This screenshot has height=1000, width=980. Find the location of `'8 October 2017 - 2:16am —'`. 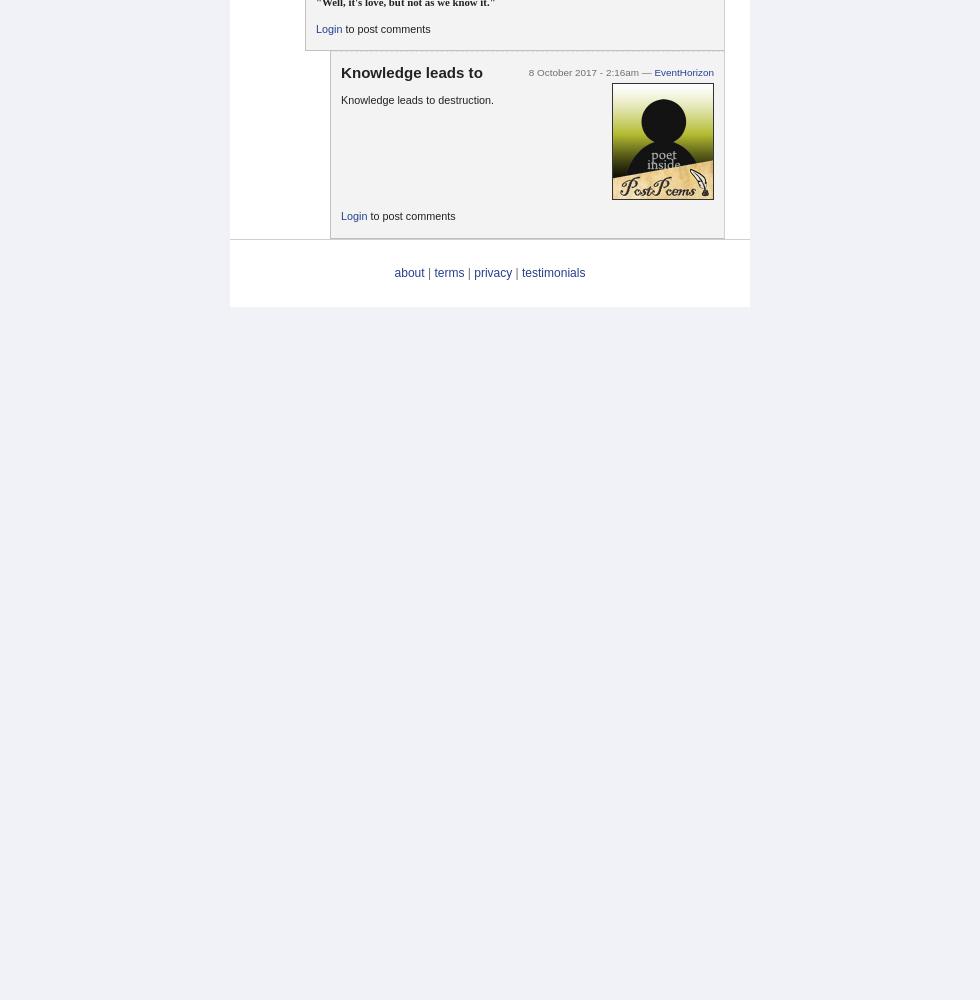

'8 October 2017 - 2:16am —' is located at coordinates (591, 70).